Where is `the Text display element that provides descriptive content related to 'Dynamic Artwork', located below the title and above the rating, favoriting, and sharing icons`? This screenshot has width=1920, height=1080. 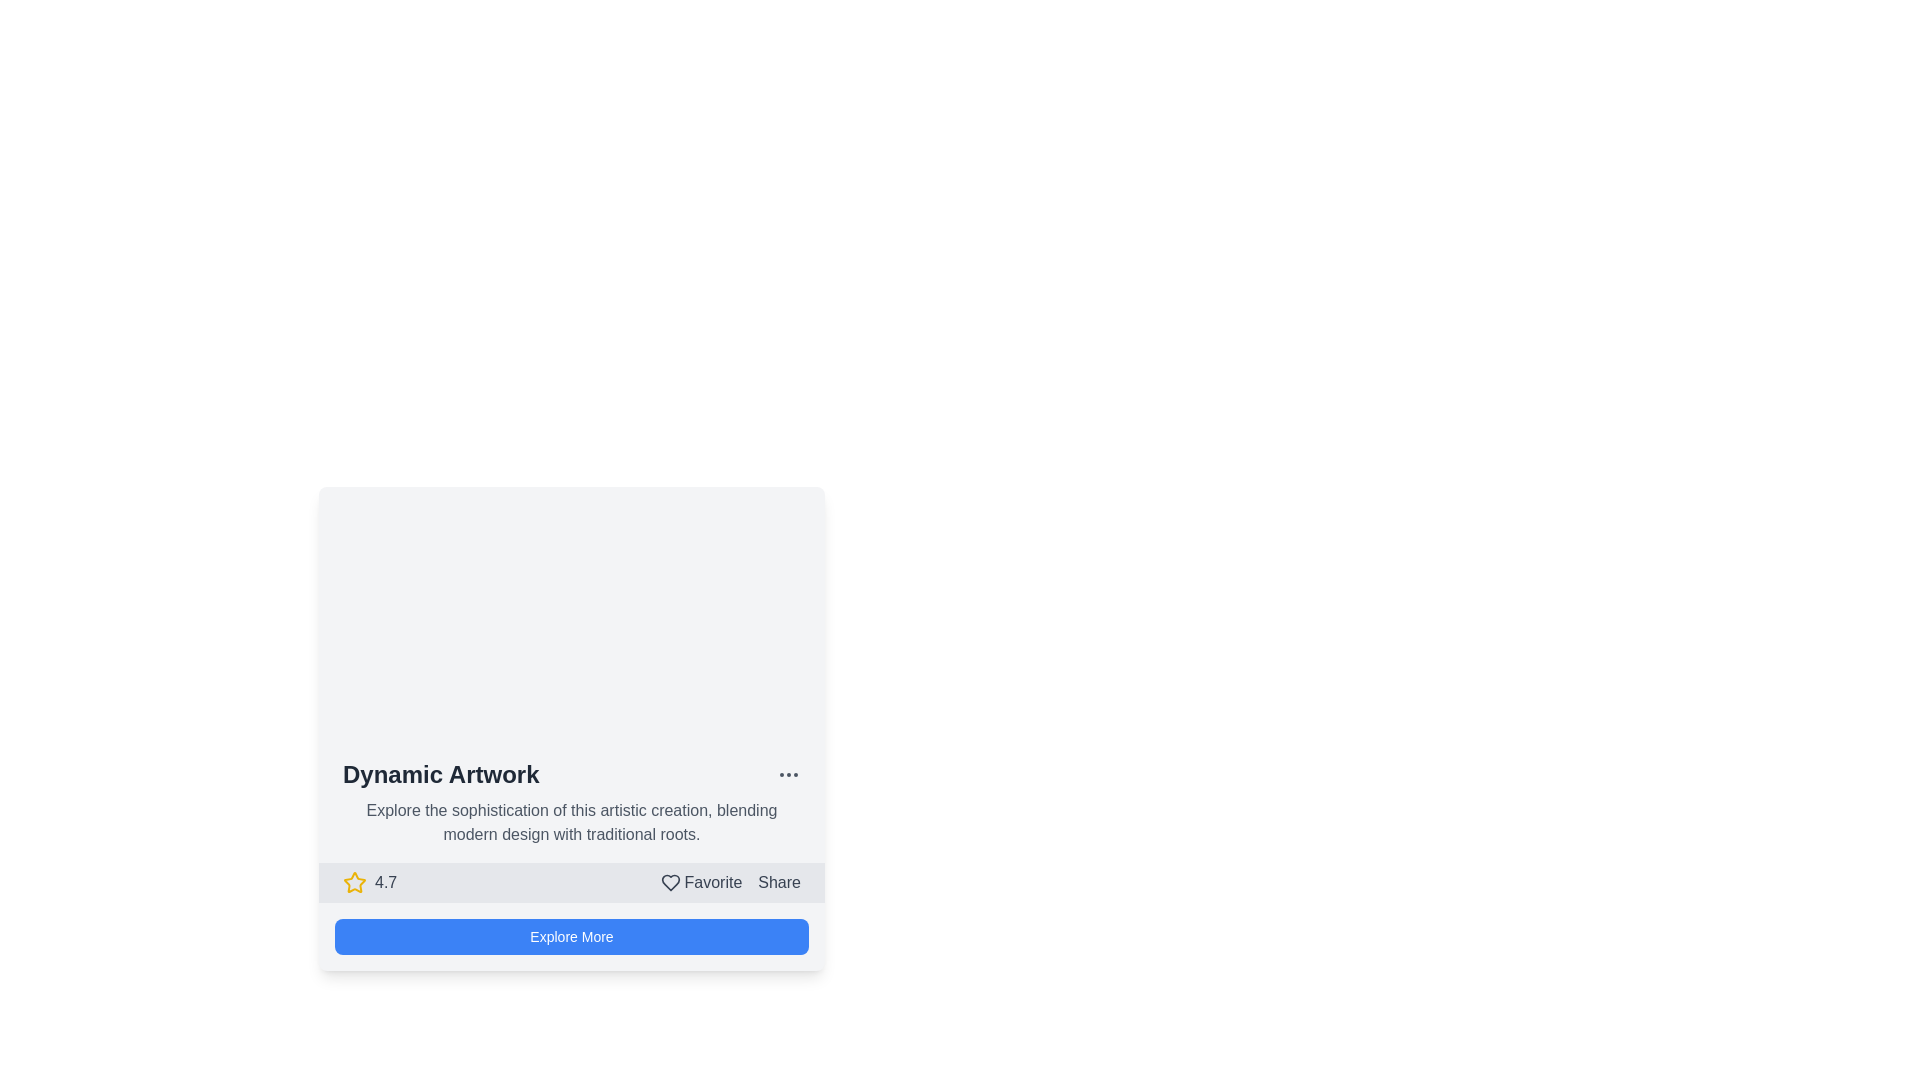 the Text display element that provides descriptive content related to 'Dynamic Artwork', located below the title and above the rating, favoriting, and sharing icons is located at coordinates (570, 822).